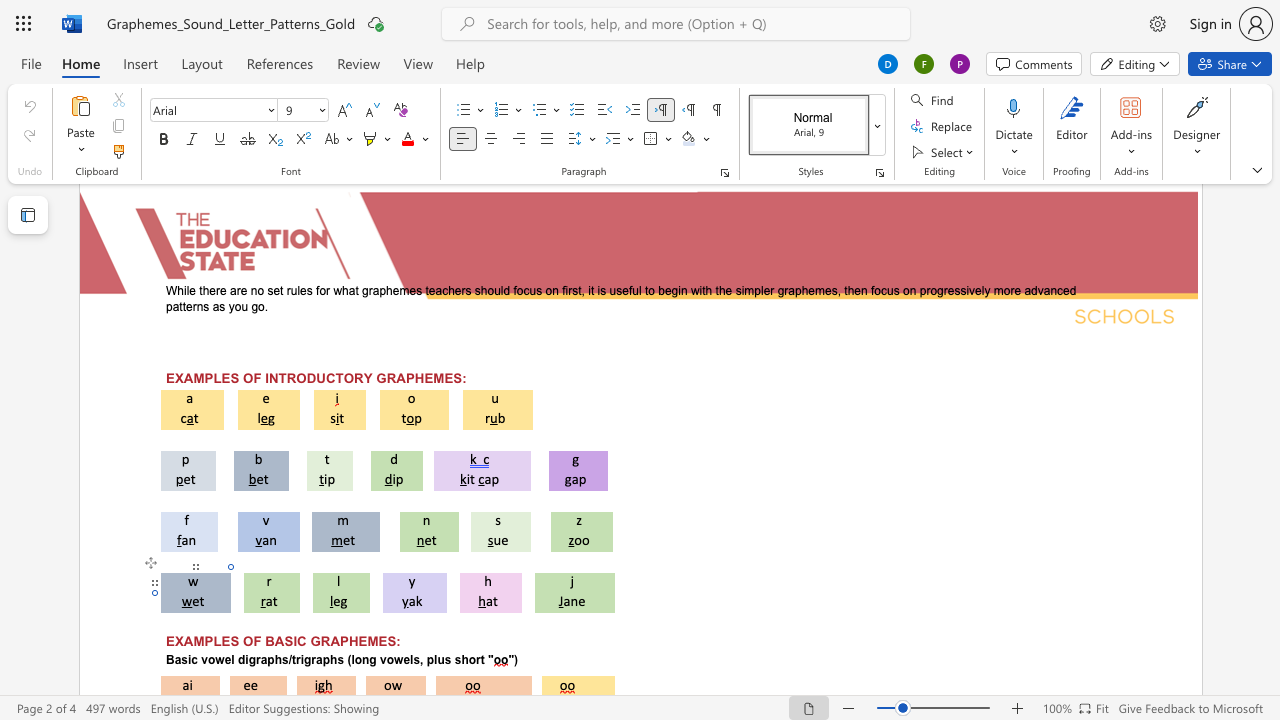 This screenshot has height=720, width=1280. I want to click on the 1th character "M" in the text, so click(198, 641).